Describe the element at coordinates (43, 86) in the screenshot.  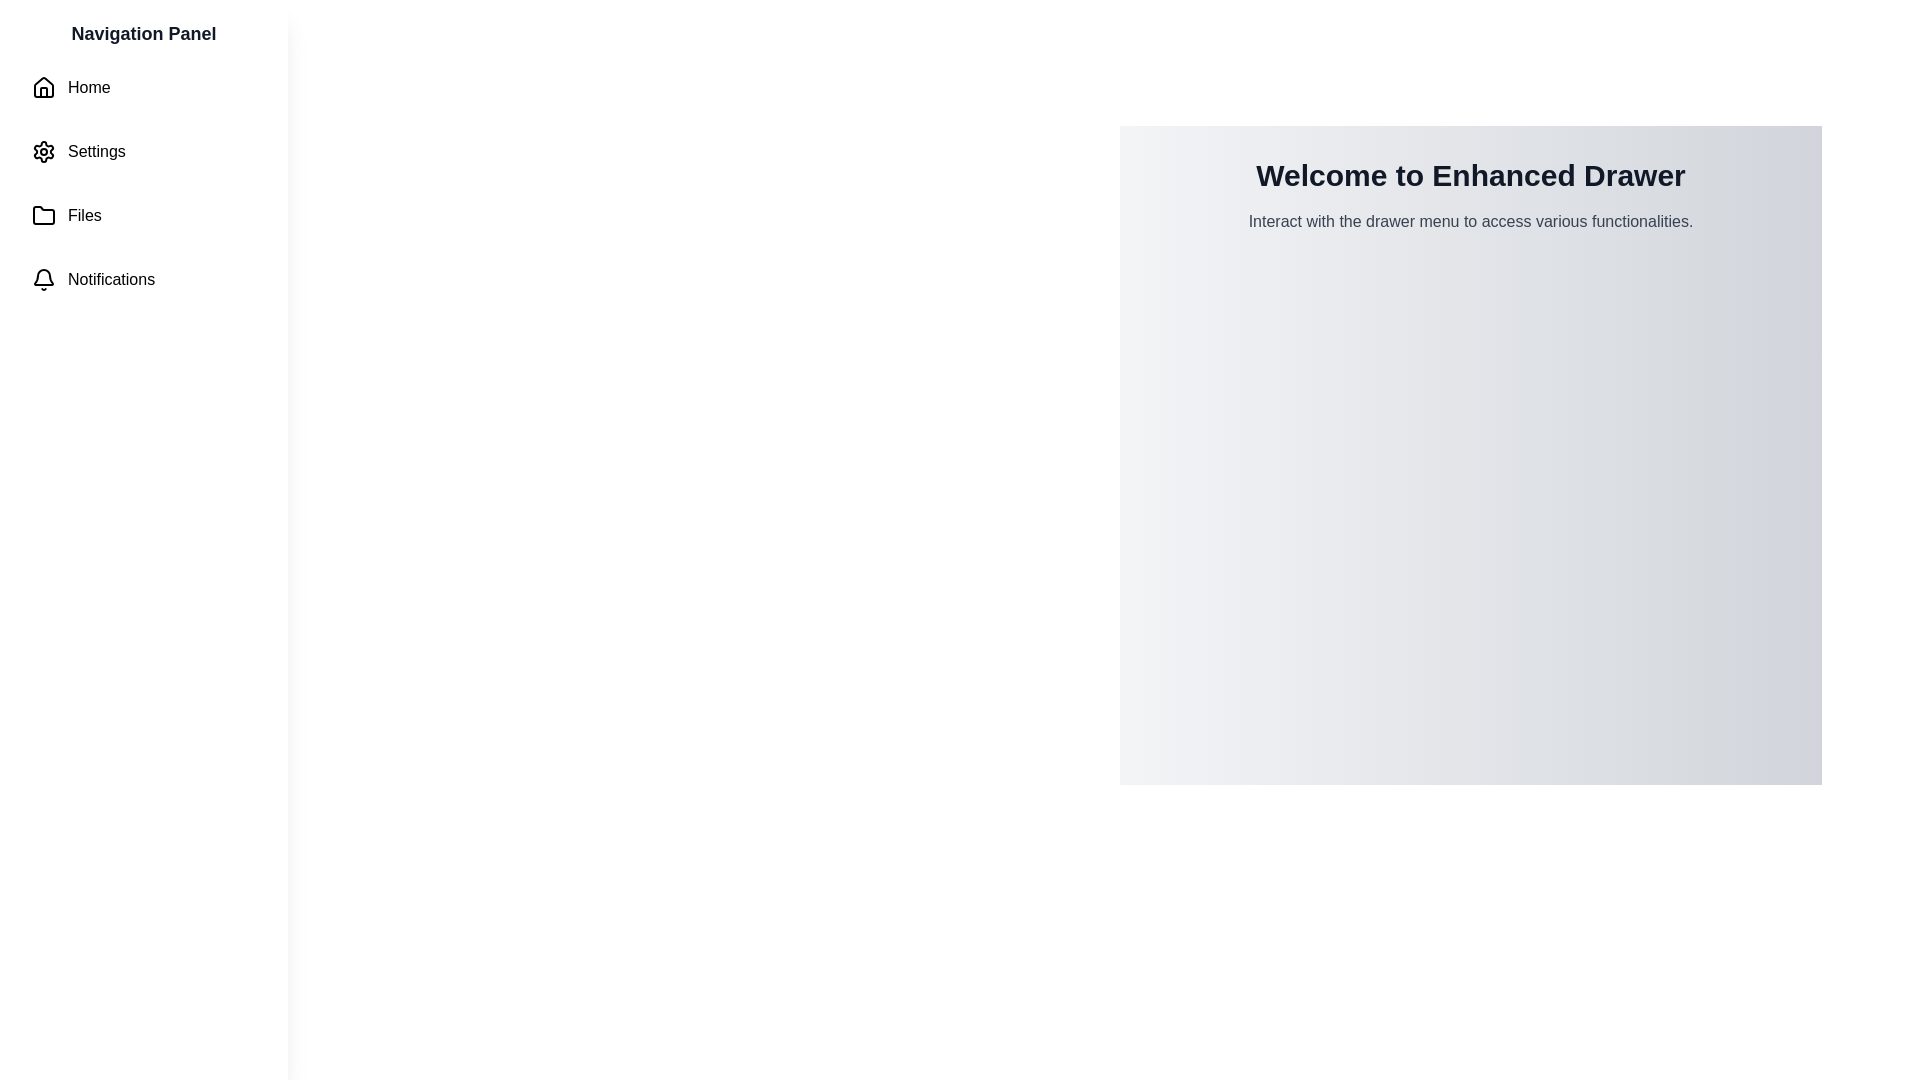
I see `the home icon located at the top of the left-side navigation panel` at that location.